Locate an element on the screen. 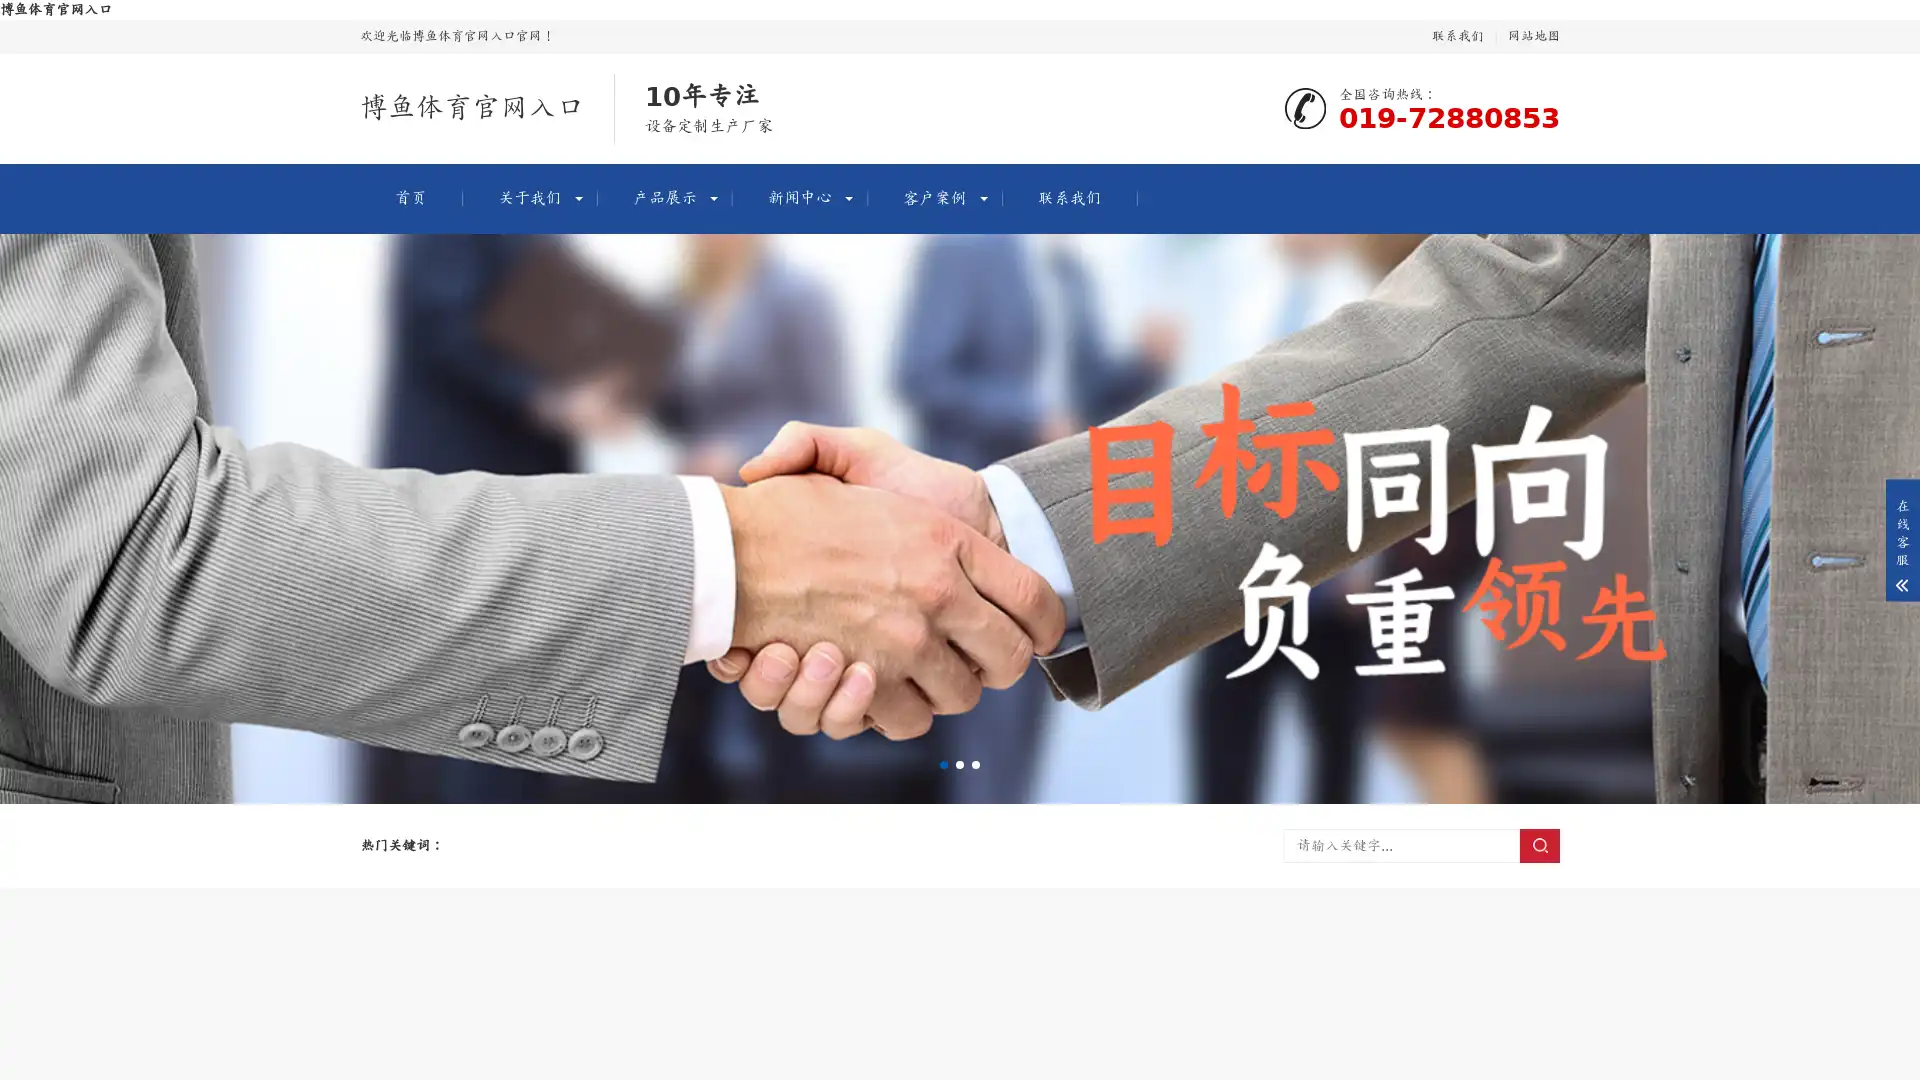  Go to slide 3 is located at coordinates (975, 764).